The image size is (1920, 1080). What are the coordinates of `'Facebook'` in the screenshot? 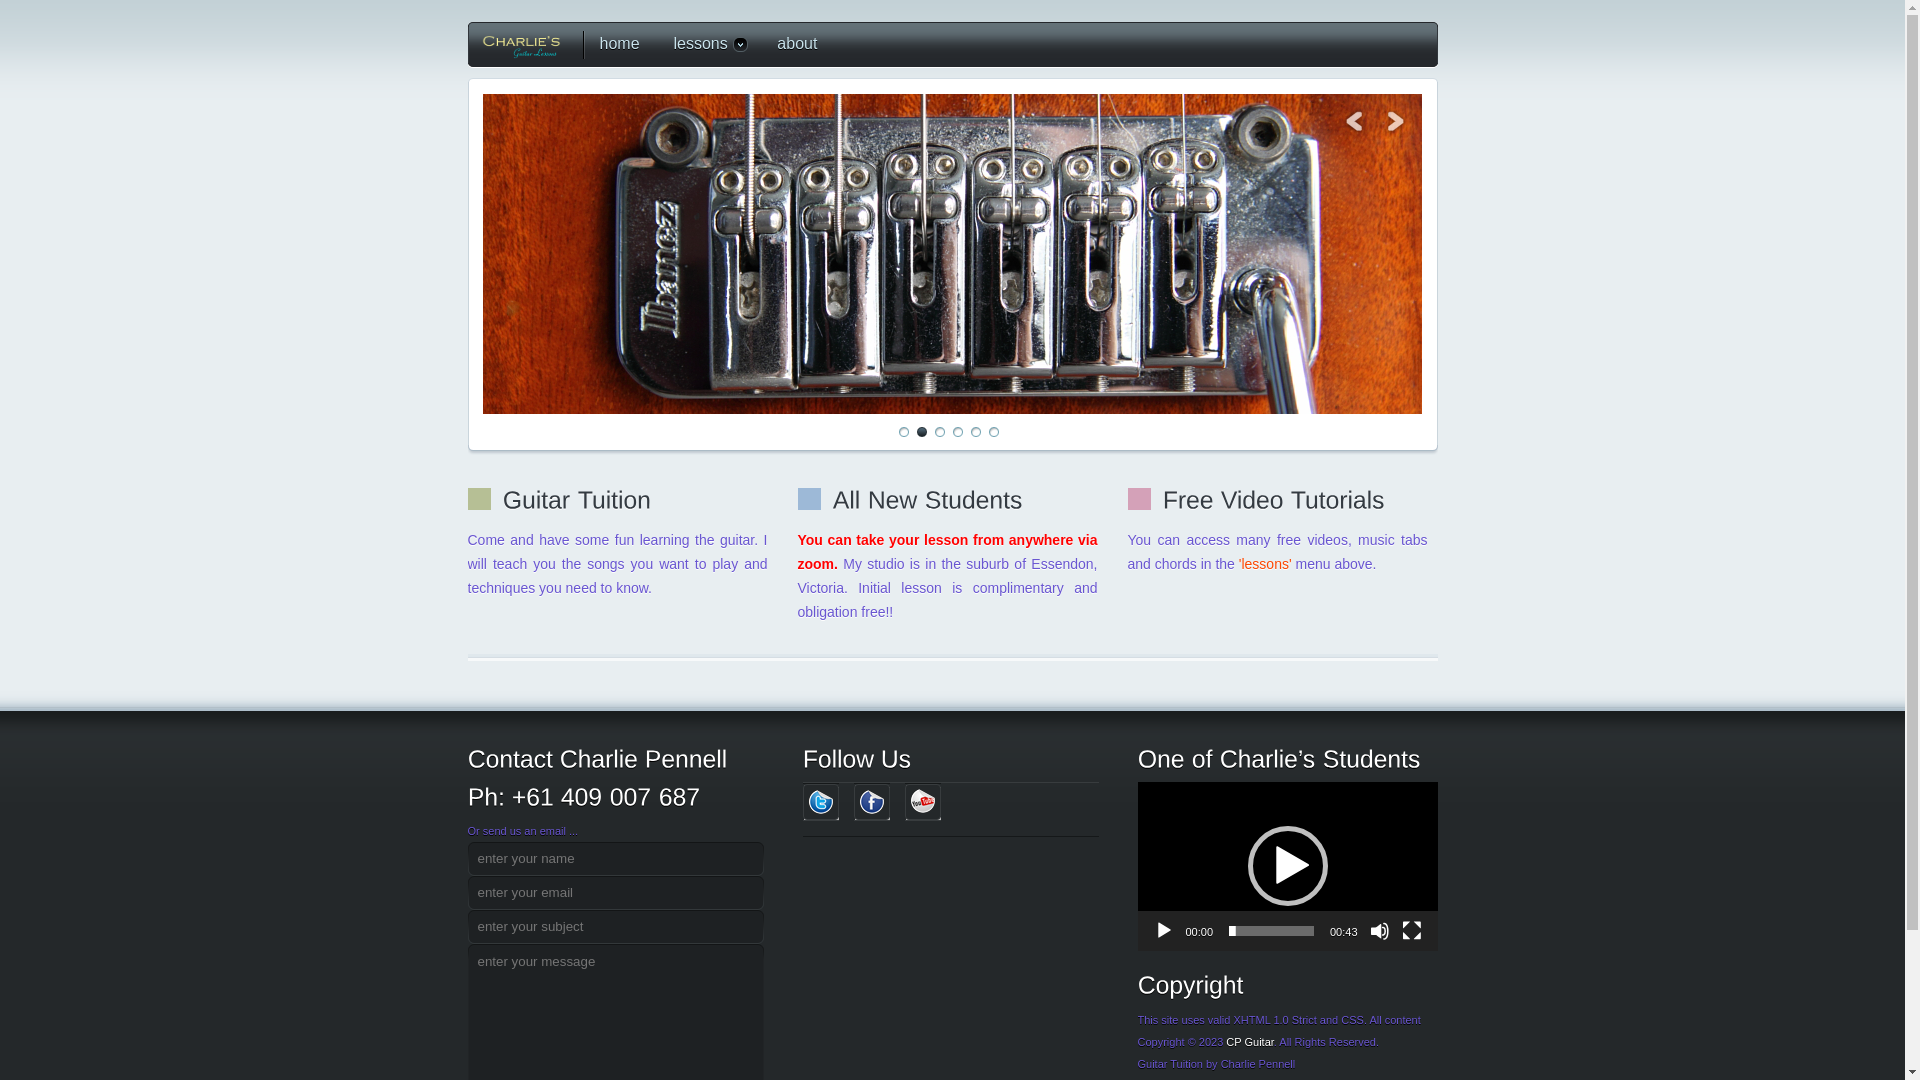 It's located at (872, 801).